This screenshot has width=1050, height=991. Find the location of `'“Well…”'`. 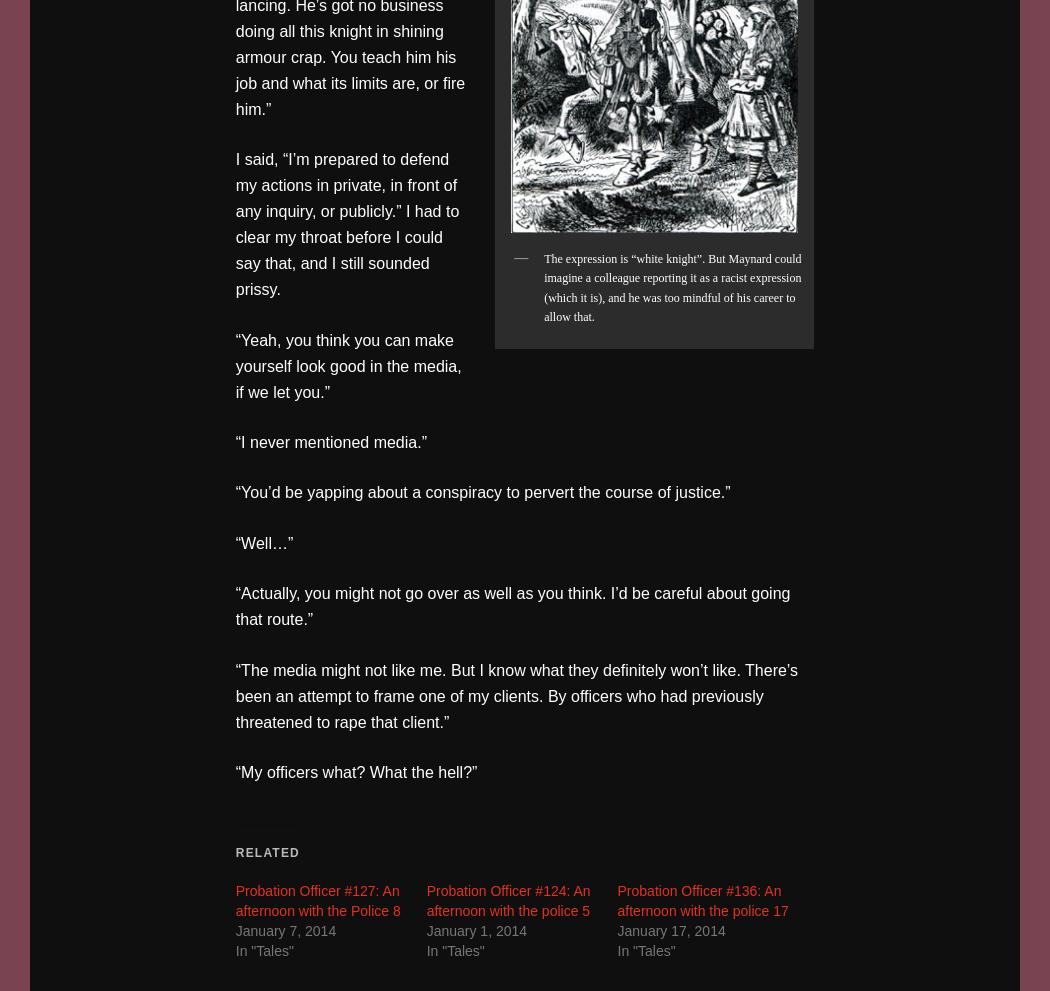

'“Well…”' is located at coordinates (234, 541).